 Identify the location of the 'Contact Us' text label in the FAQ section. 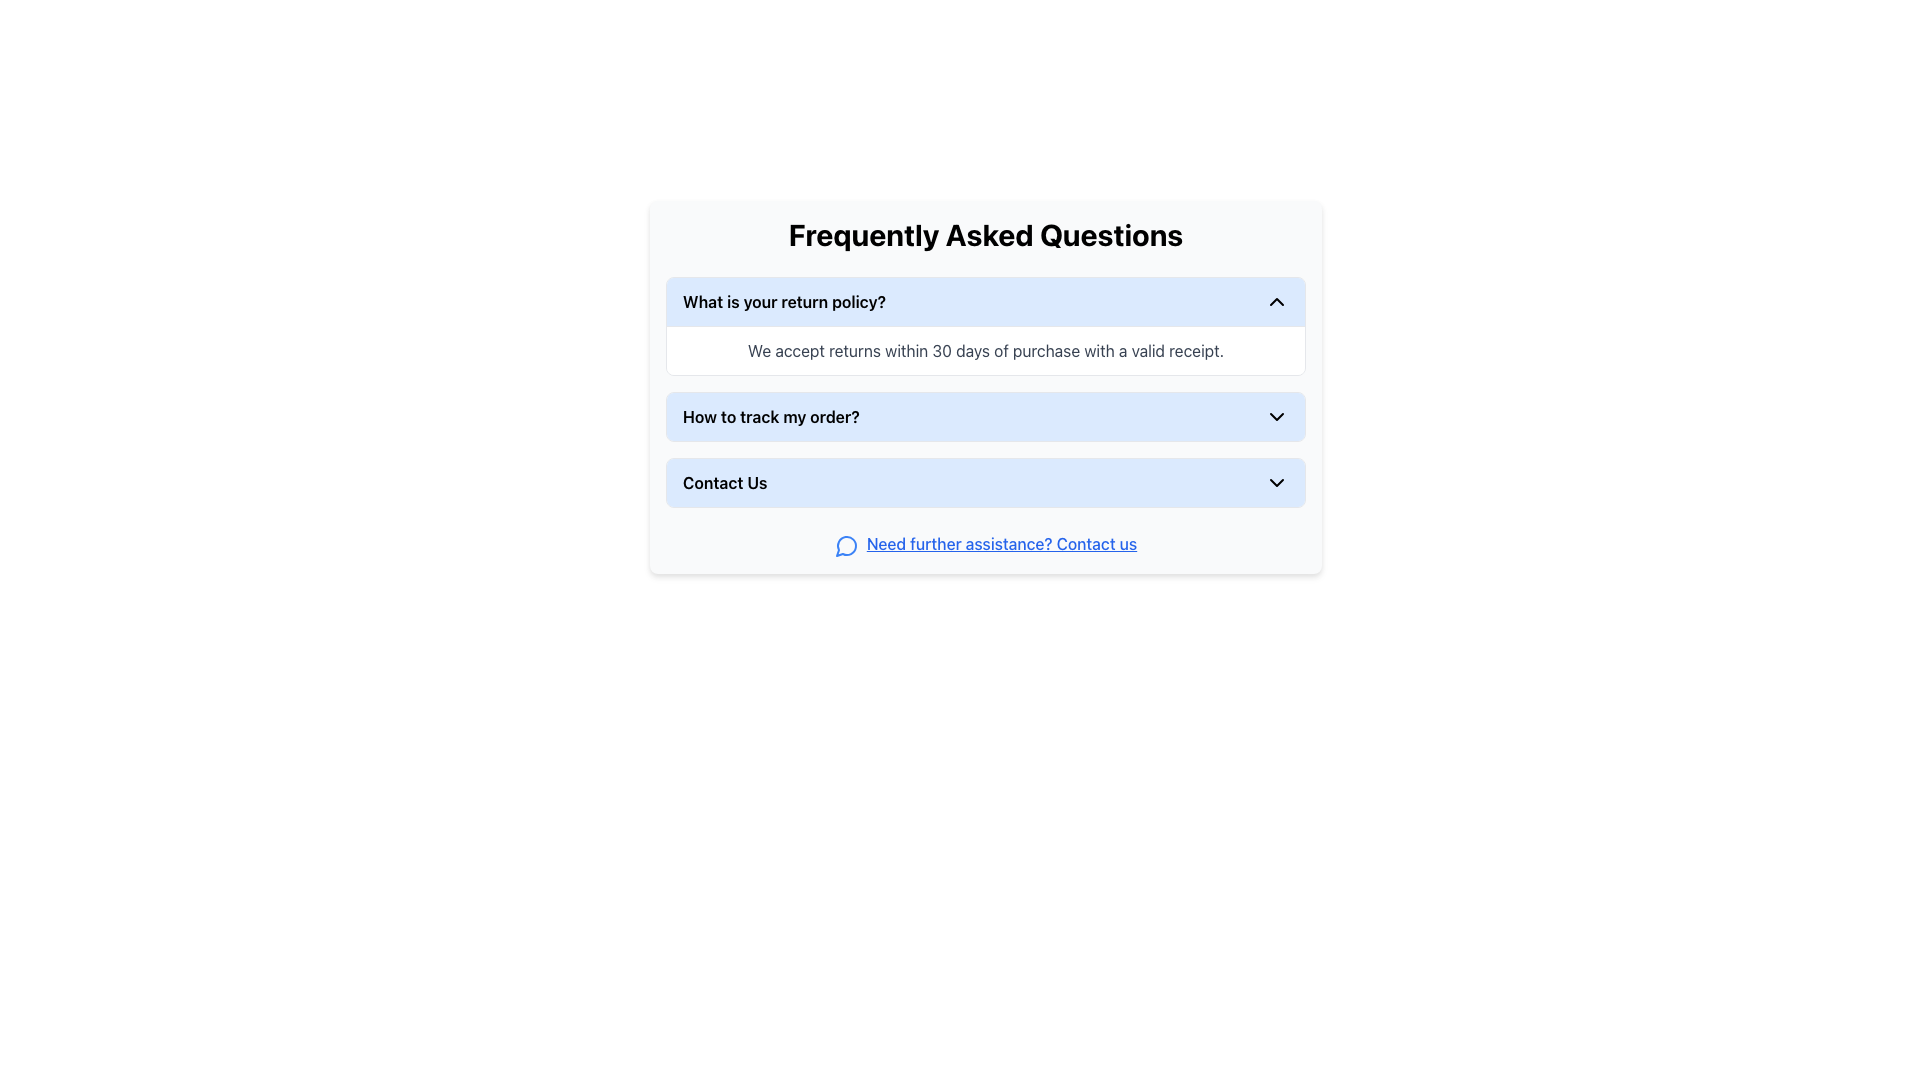
(724, 482).